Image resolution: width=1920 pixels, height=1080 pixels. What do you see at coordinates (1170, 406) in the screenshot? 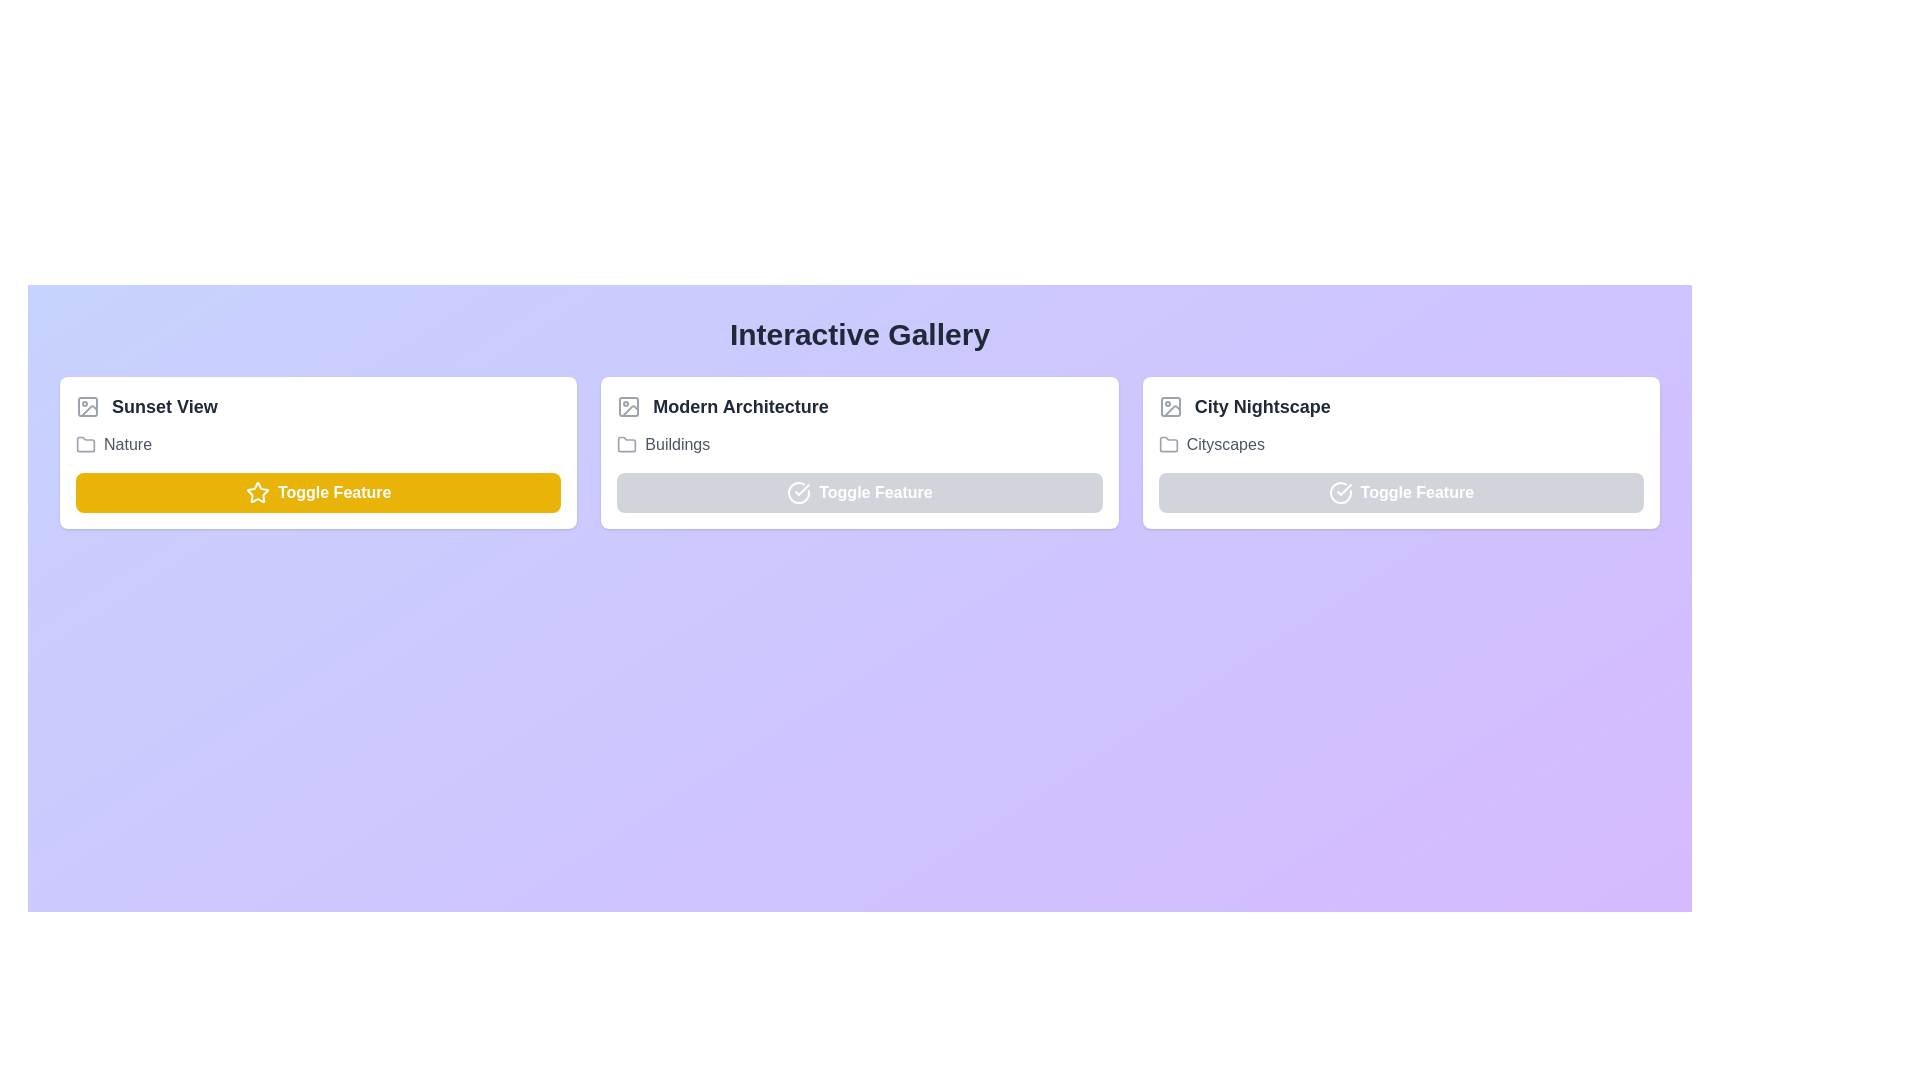
I see `the image placeholder icon with a gray hue located in the 'City Nightscape' card` at bounding box center [1170, 406].